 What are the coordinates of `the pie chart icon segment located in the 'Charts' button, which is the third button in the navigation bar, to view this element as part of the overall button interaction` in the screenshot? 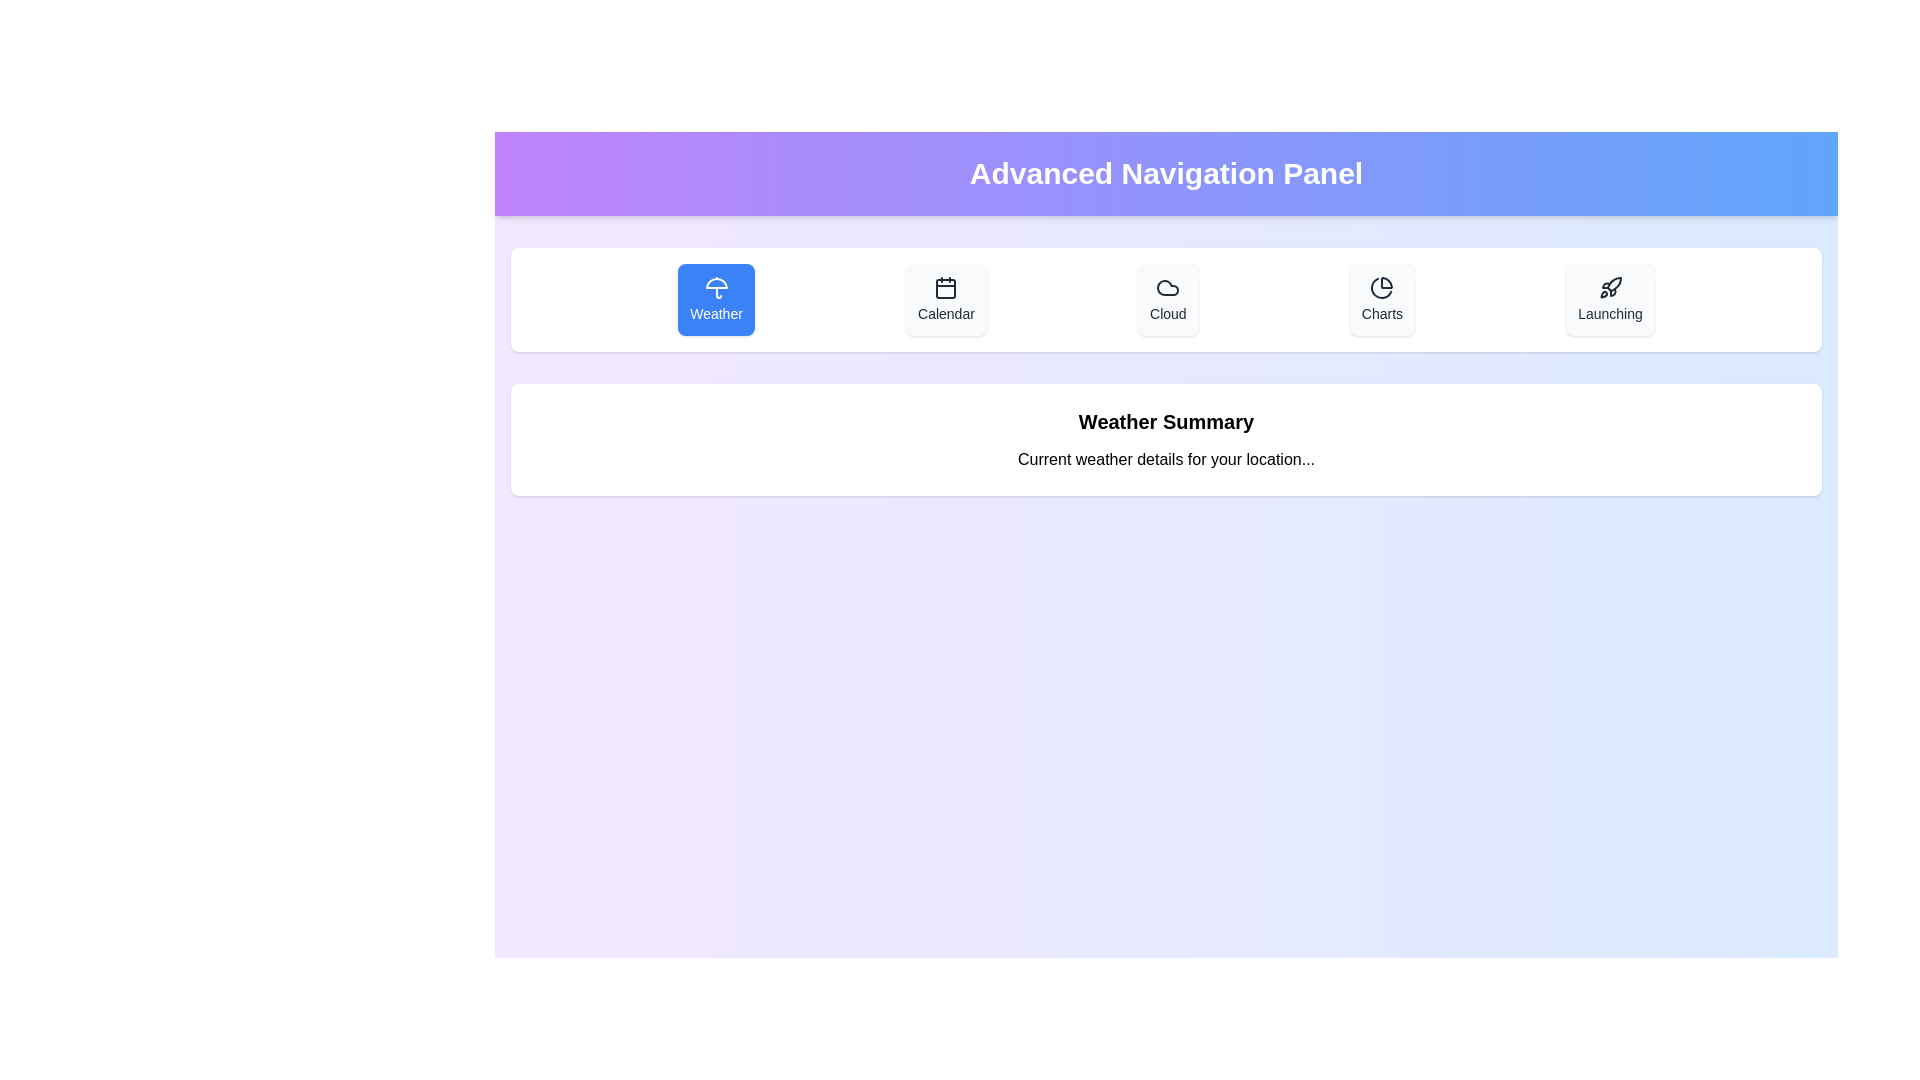 It's located at (1386, 283).